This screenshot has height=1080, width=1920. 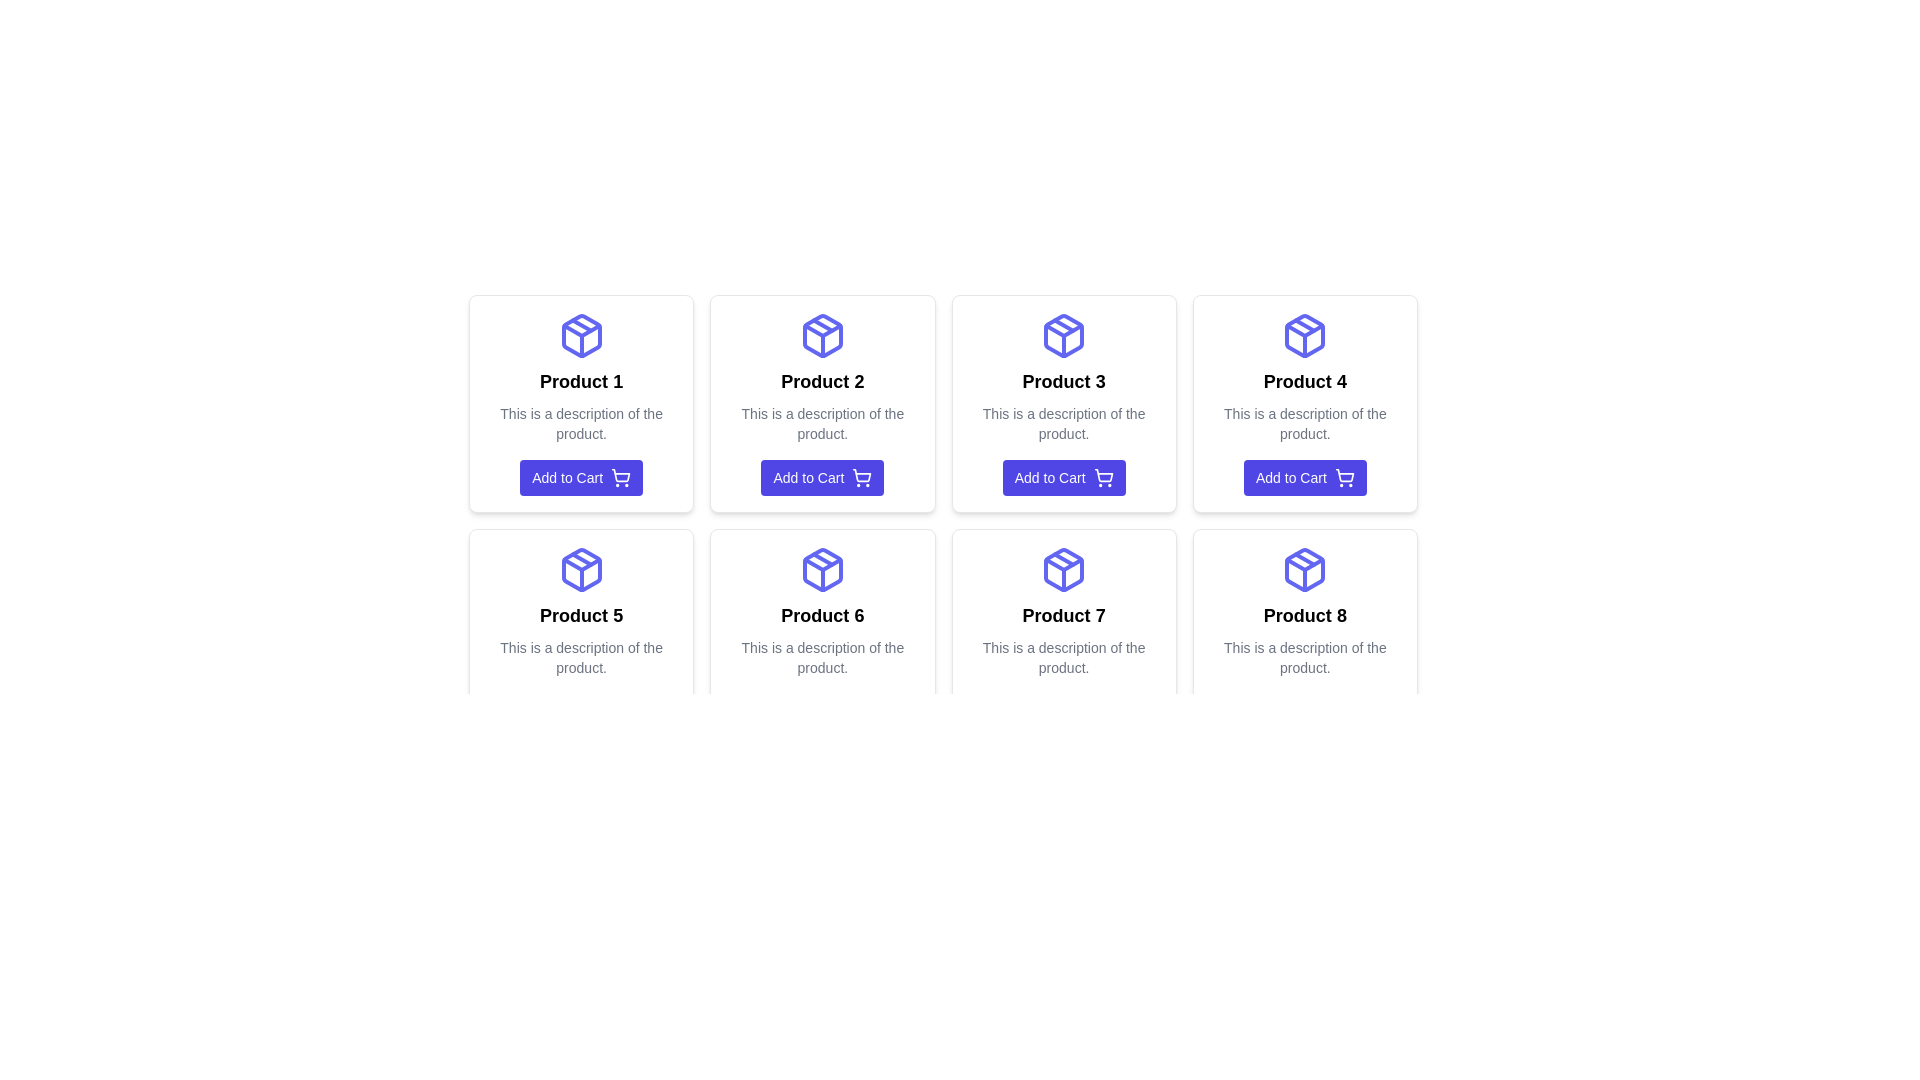 What do you see at coordinates (1305, 334) in the screenshot?
I see `the decorative SVG icon located in the upper section of the 'Product 4' card, centered above the title 'Product 4'` at bounding box center [1305, 334].